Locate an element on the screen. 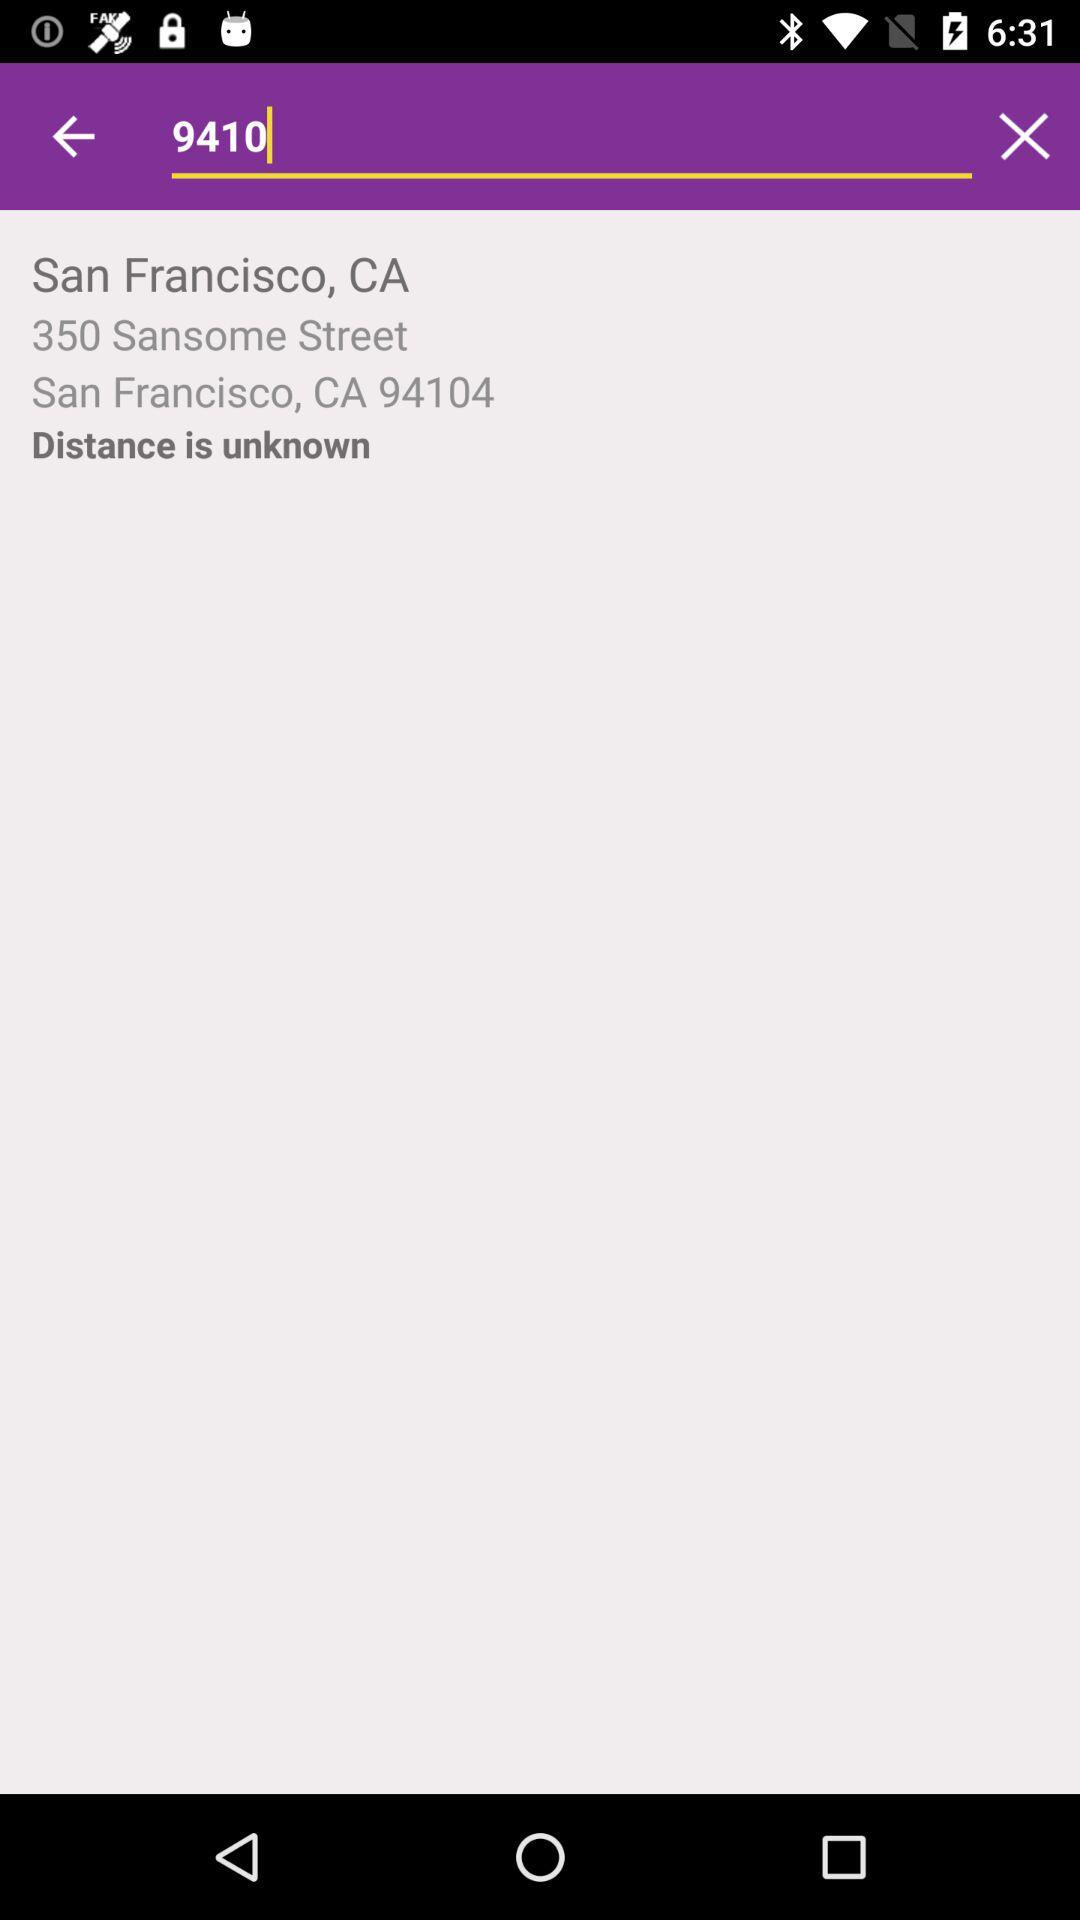  delete entered text is located at coordinates (1024, 135).